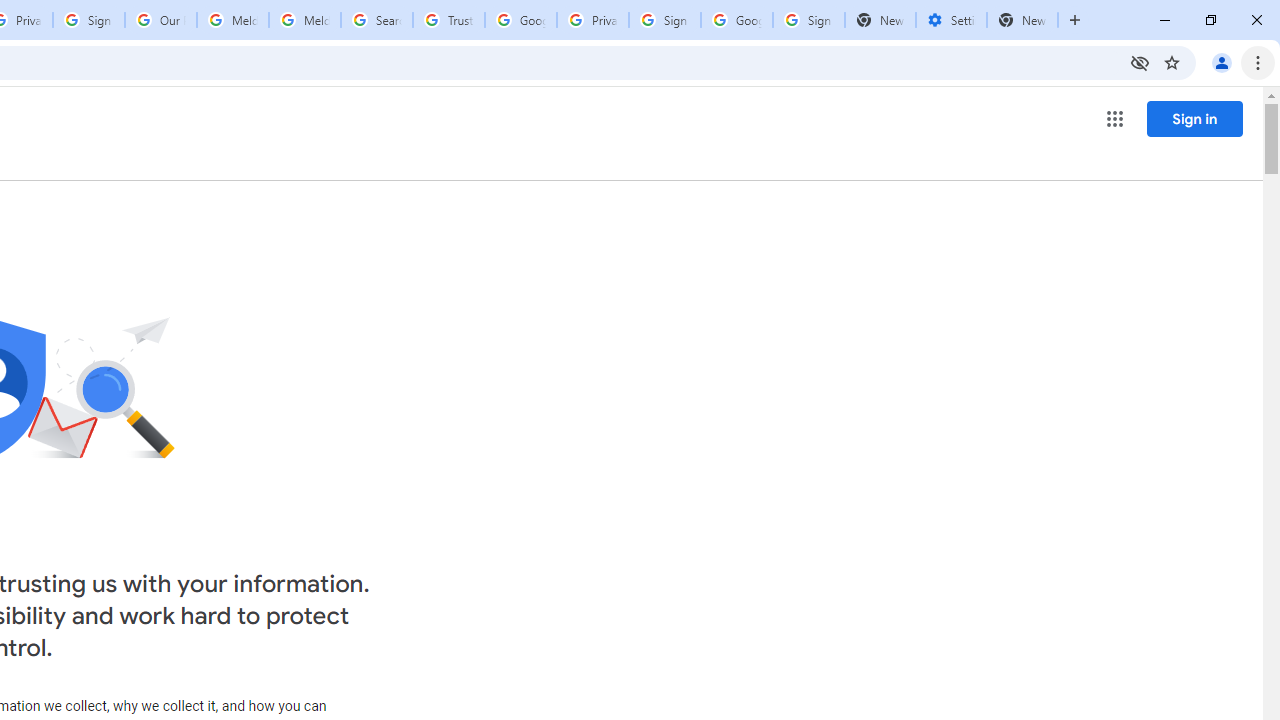  What do you see at coordinates (736, 20) in the screenshot?
I see `'Google Cybersecurity Innovations - Google Safety Center'` at bounding box center [736, 20].